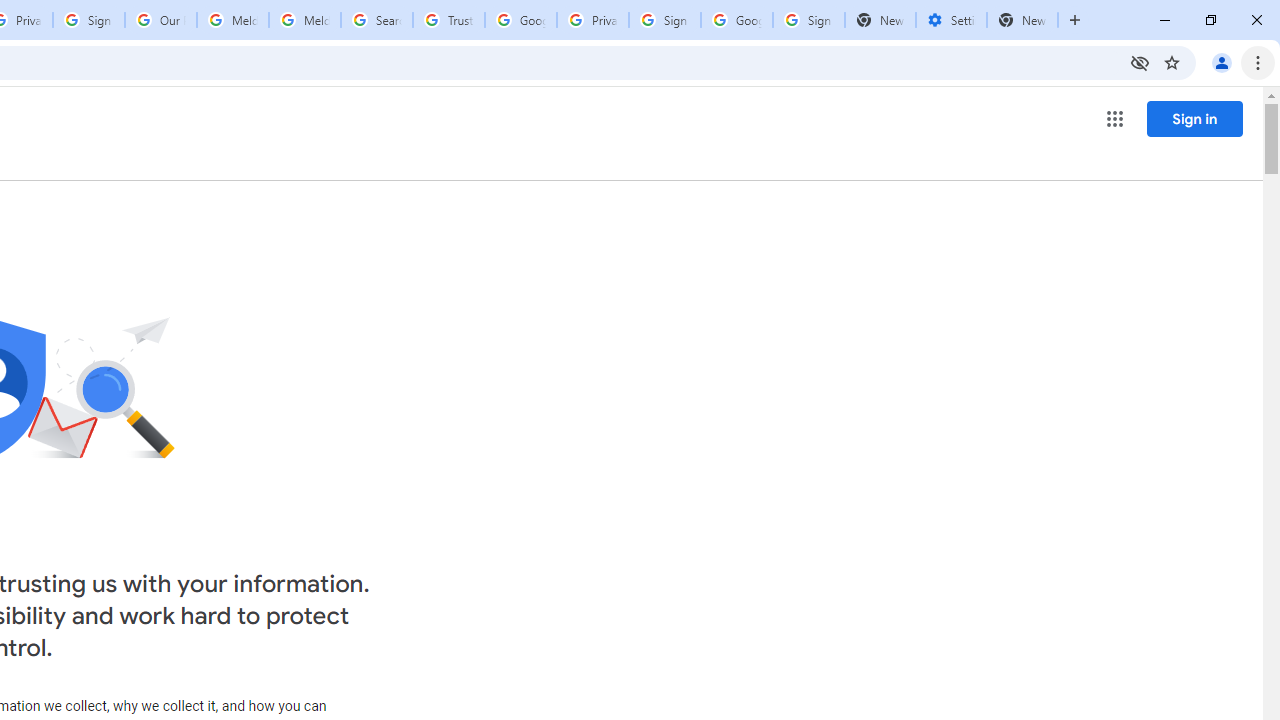  What do you see at coordinates (736, 20) in the screenshot?
I see `'Google Cybersecurity Innovations - Google Safety Center'` at bounding box center [736, 20].